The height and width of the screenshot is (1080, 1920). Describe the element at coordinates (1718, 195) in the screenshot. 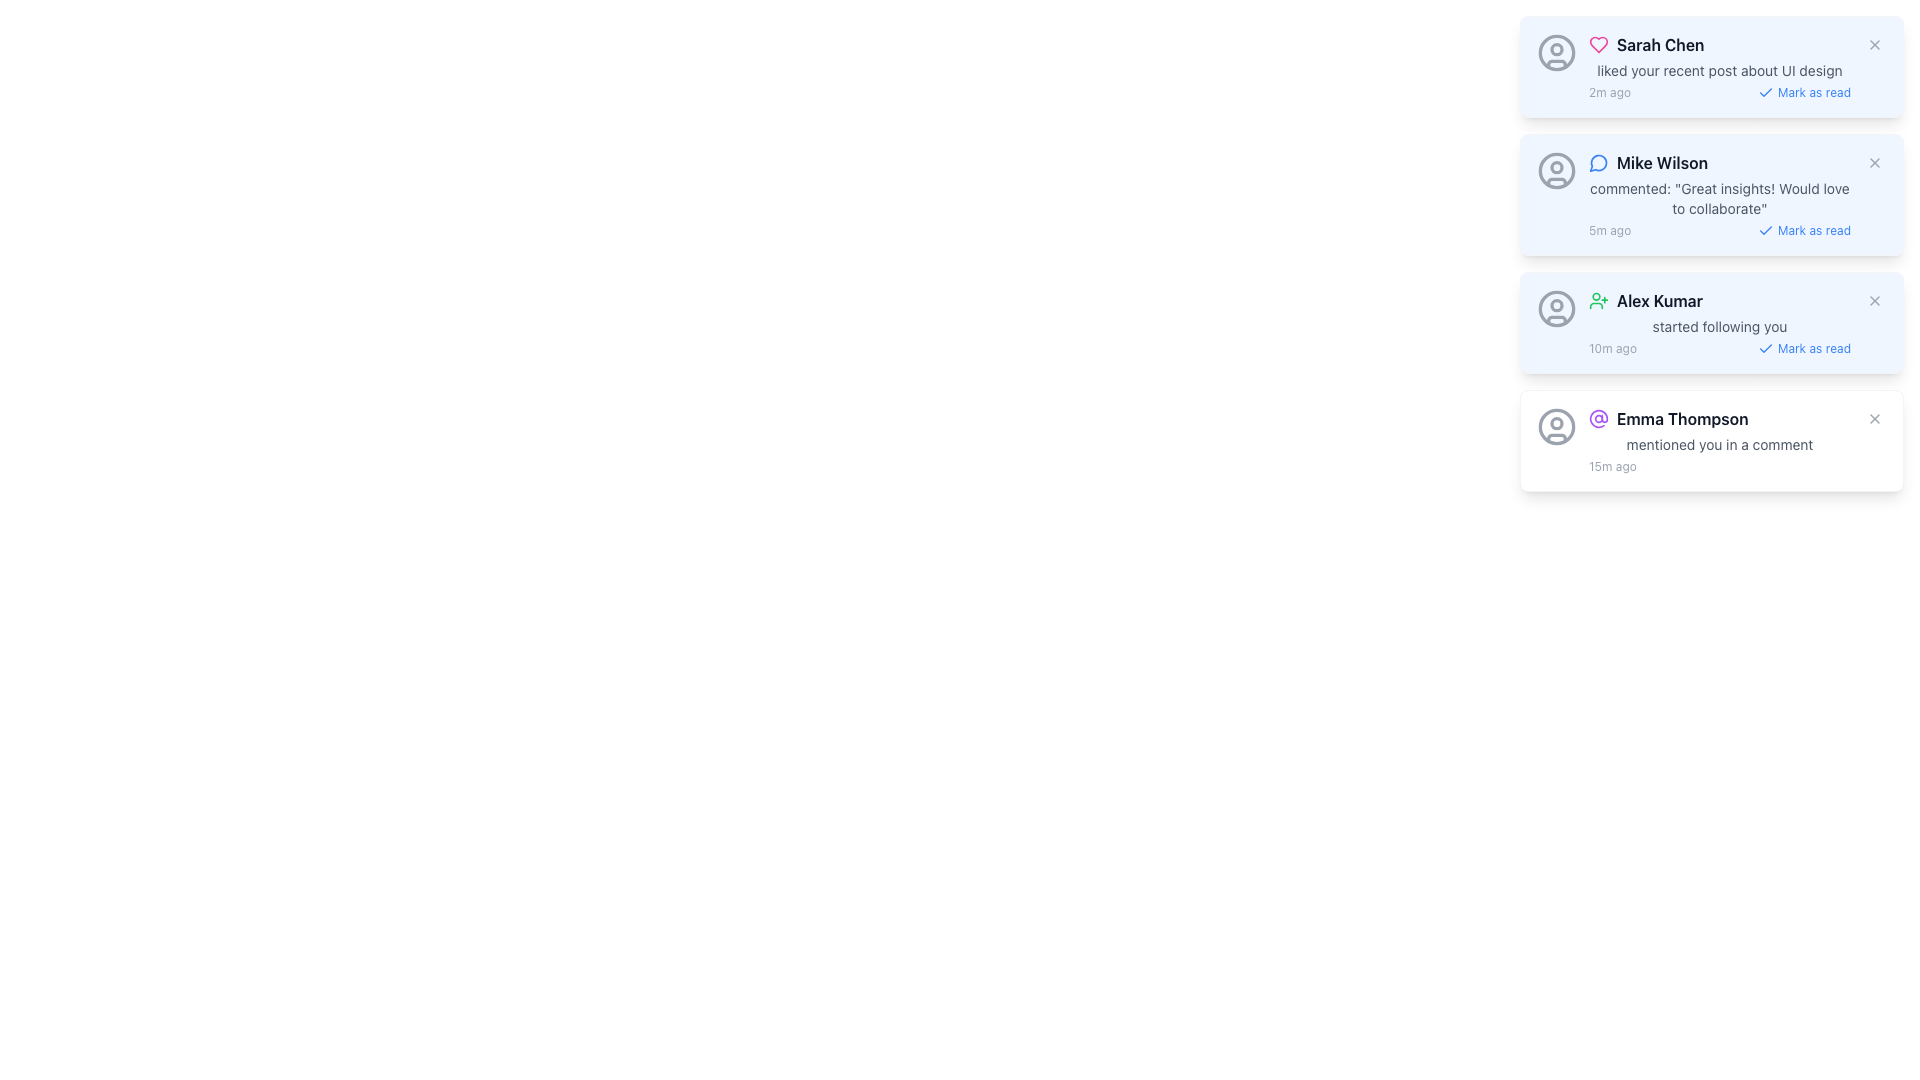

I see `the username 'Mike Wilson' in the second notification card` at that location.